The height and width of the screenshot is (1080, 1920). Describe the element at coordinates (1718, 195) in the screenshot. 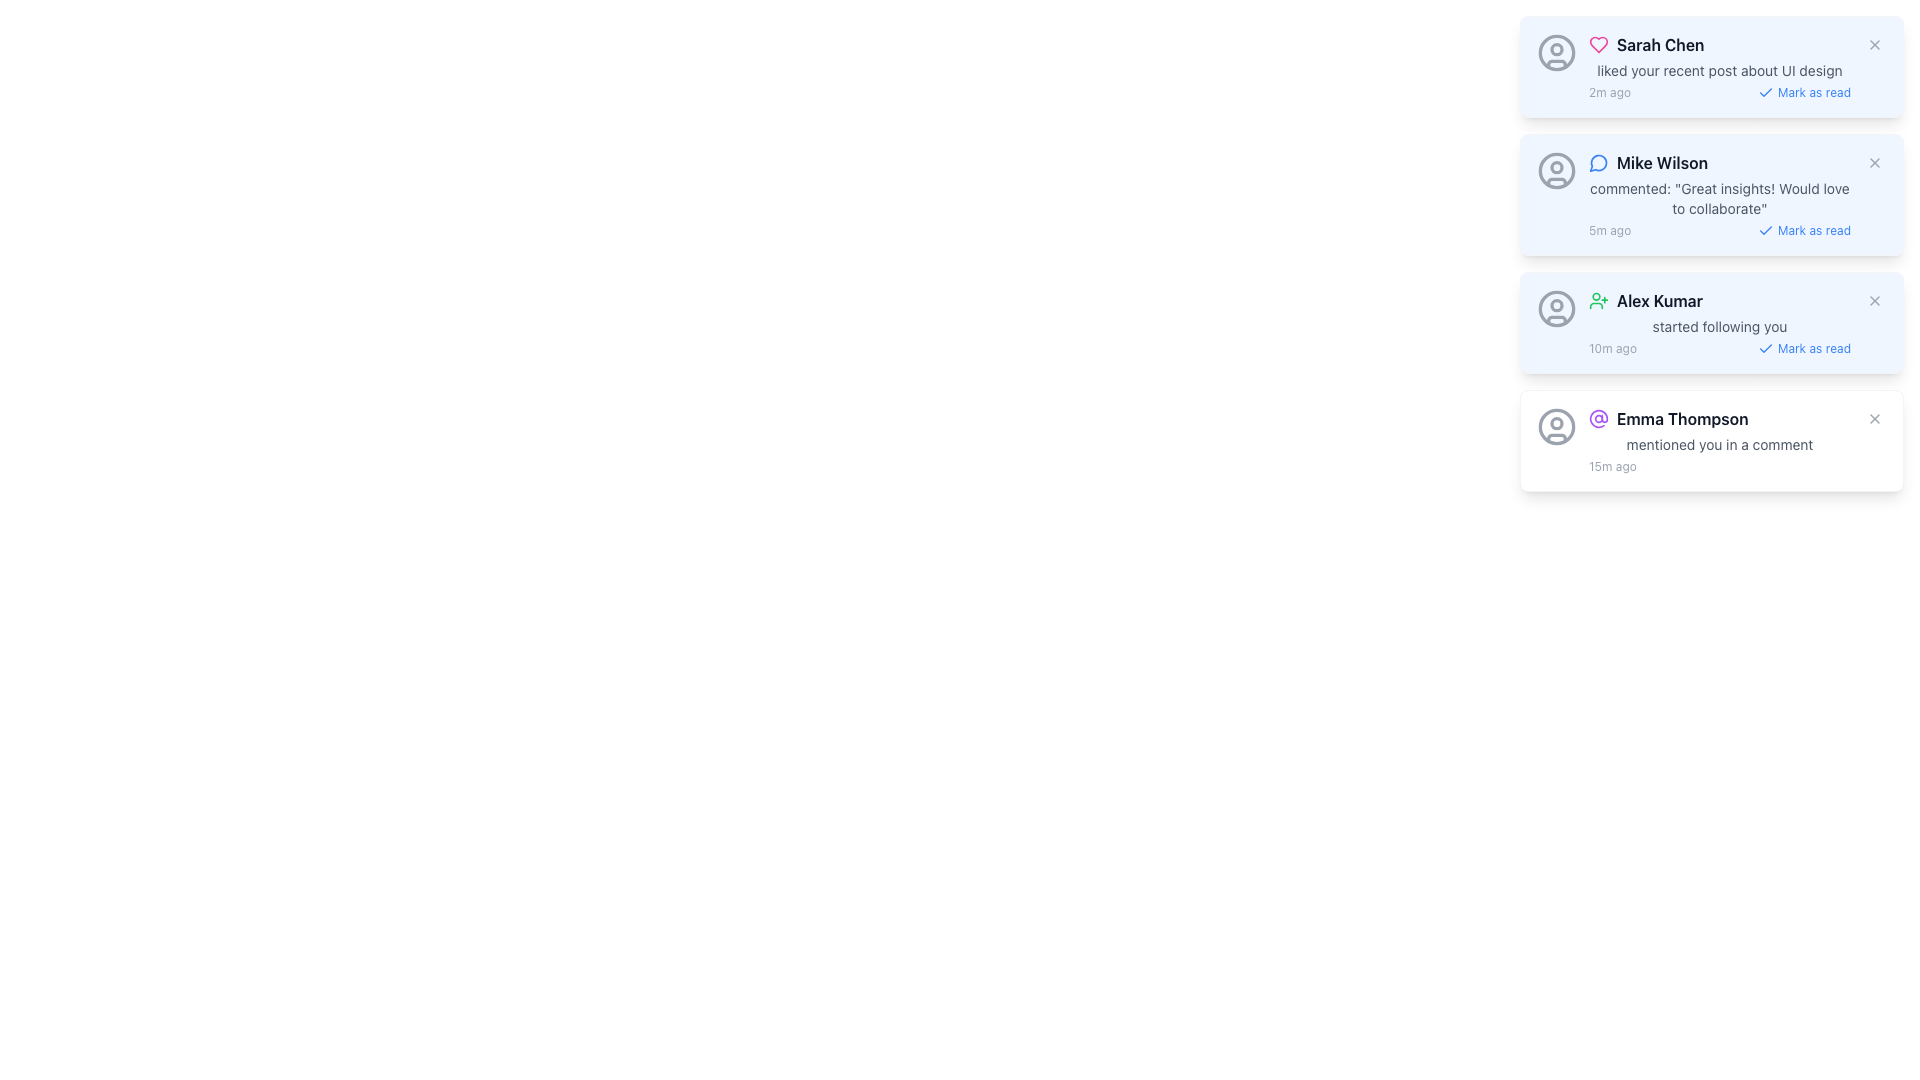

I see `the username 'Mike Wilson' in the second notification card` at that location.